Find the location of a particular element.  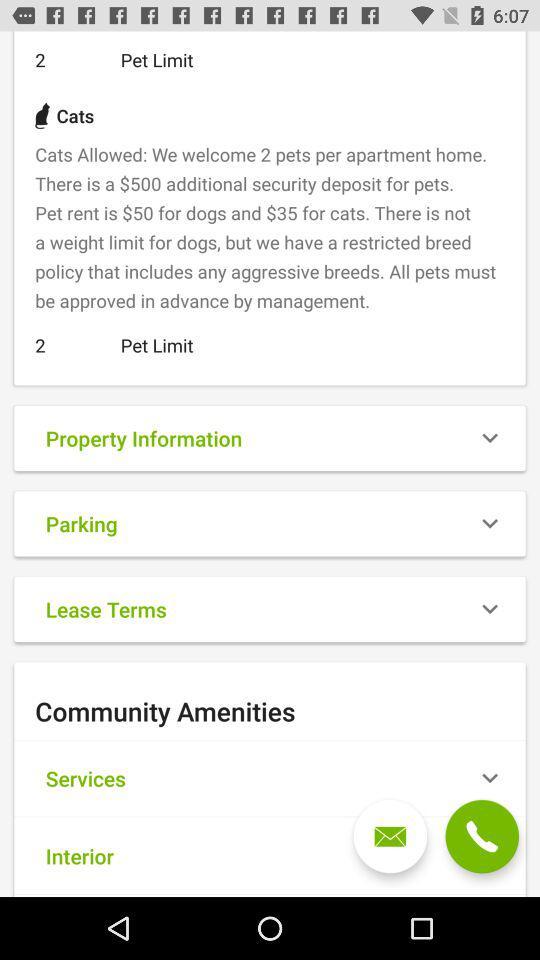

the email icon is located at coordinates (390, 836).